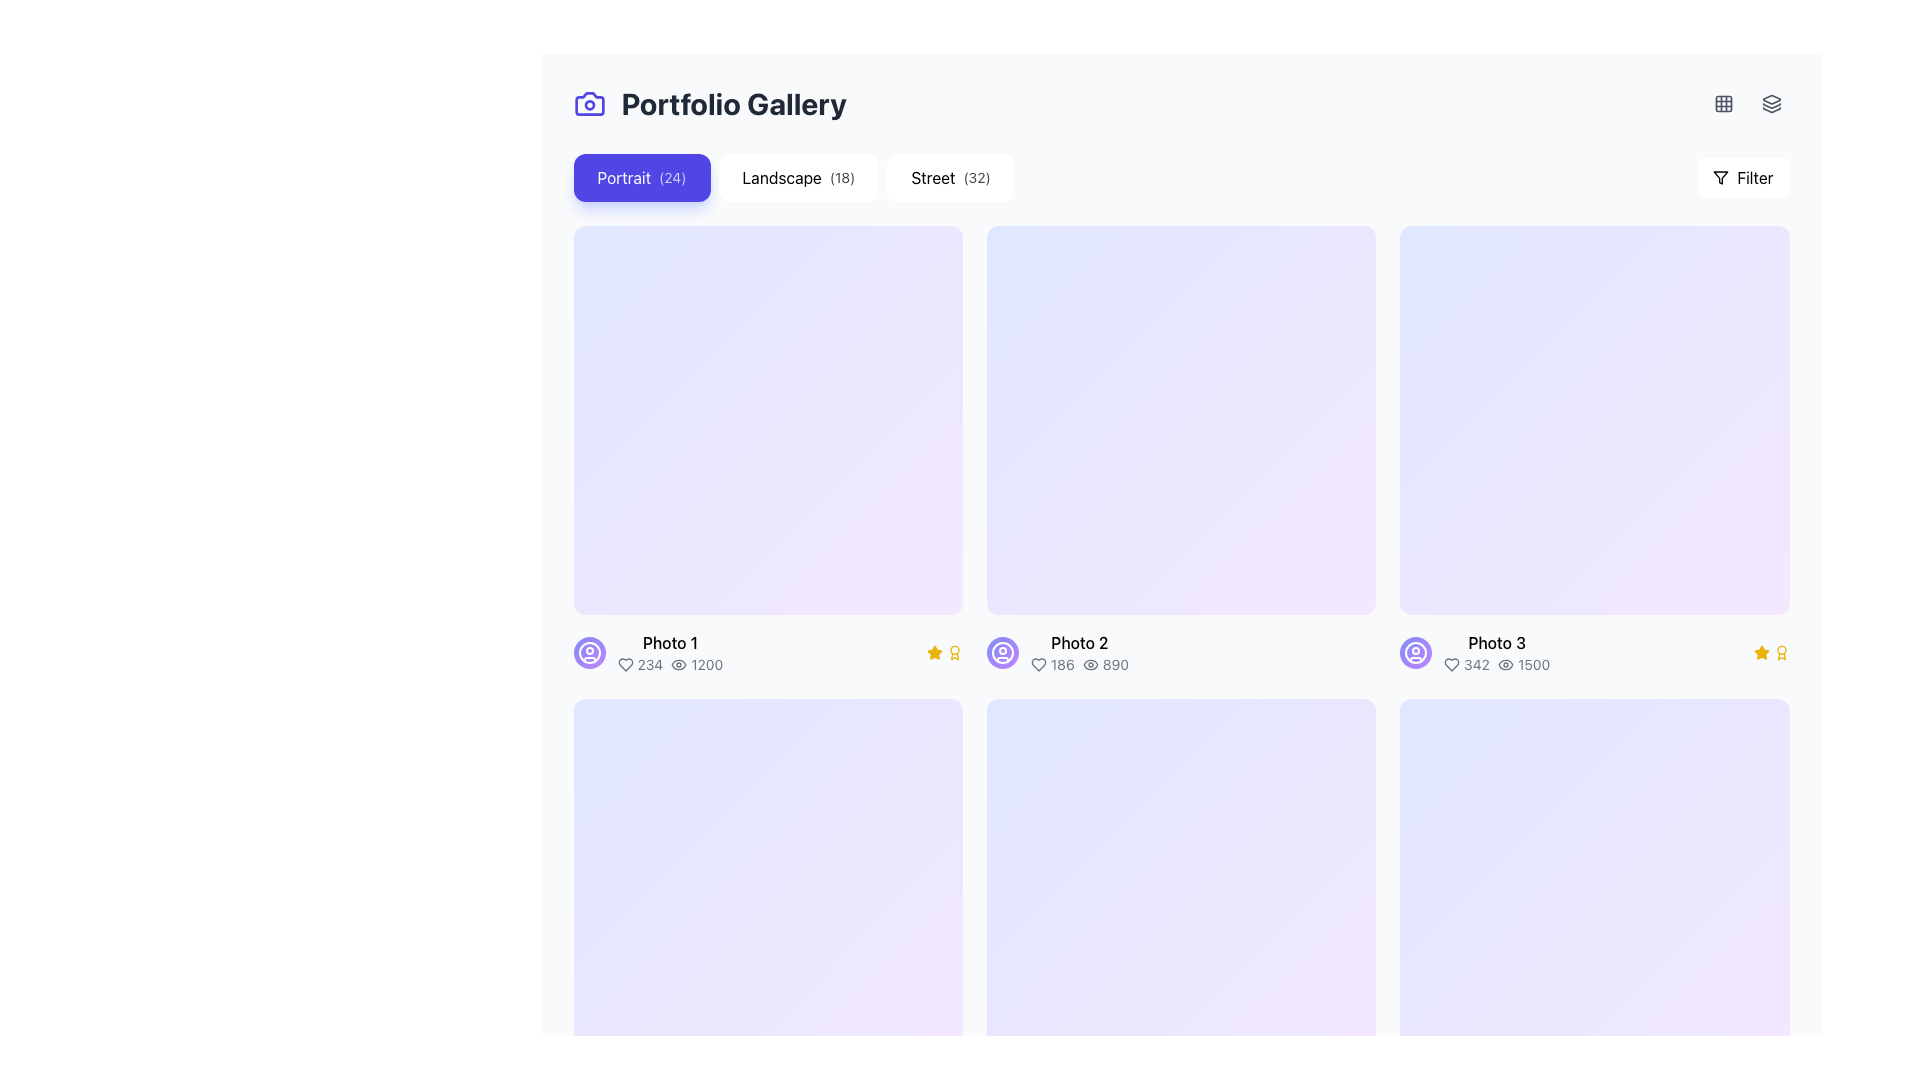 The height and width of the screenshot is (1080, 1920). Describe the element at coordinates (1761, 653) in the screenshot. I see `the golden-yellow filled star icon located in the footer section under the third photo card labeled 'Photo 3', positioned to the right of the text details '342' and '1500'` at that location.